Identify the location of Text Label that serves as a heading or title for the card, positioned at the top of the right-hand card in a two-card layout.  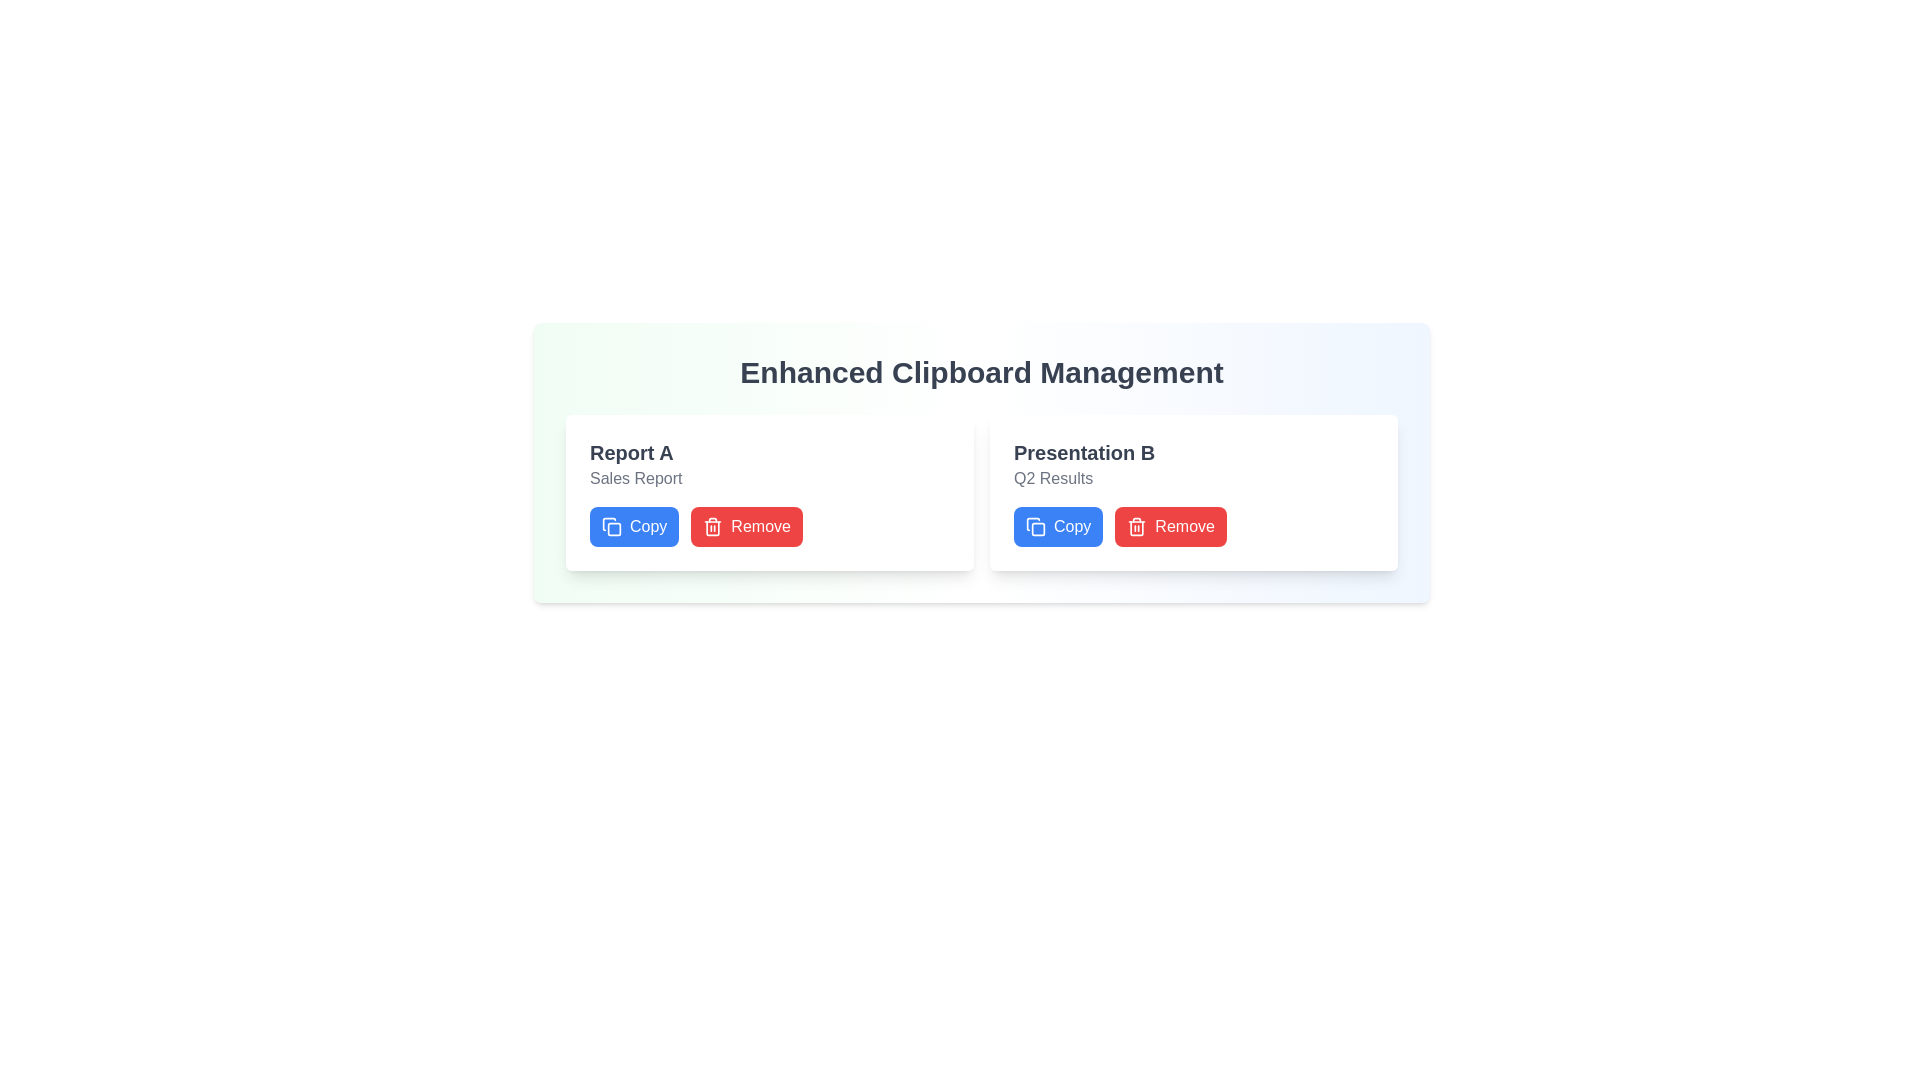
(1083, 452).